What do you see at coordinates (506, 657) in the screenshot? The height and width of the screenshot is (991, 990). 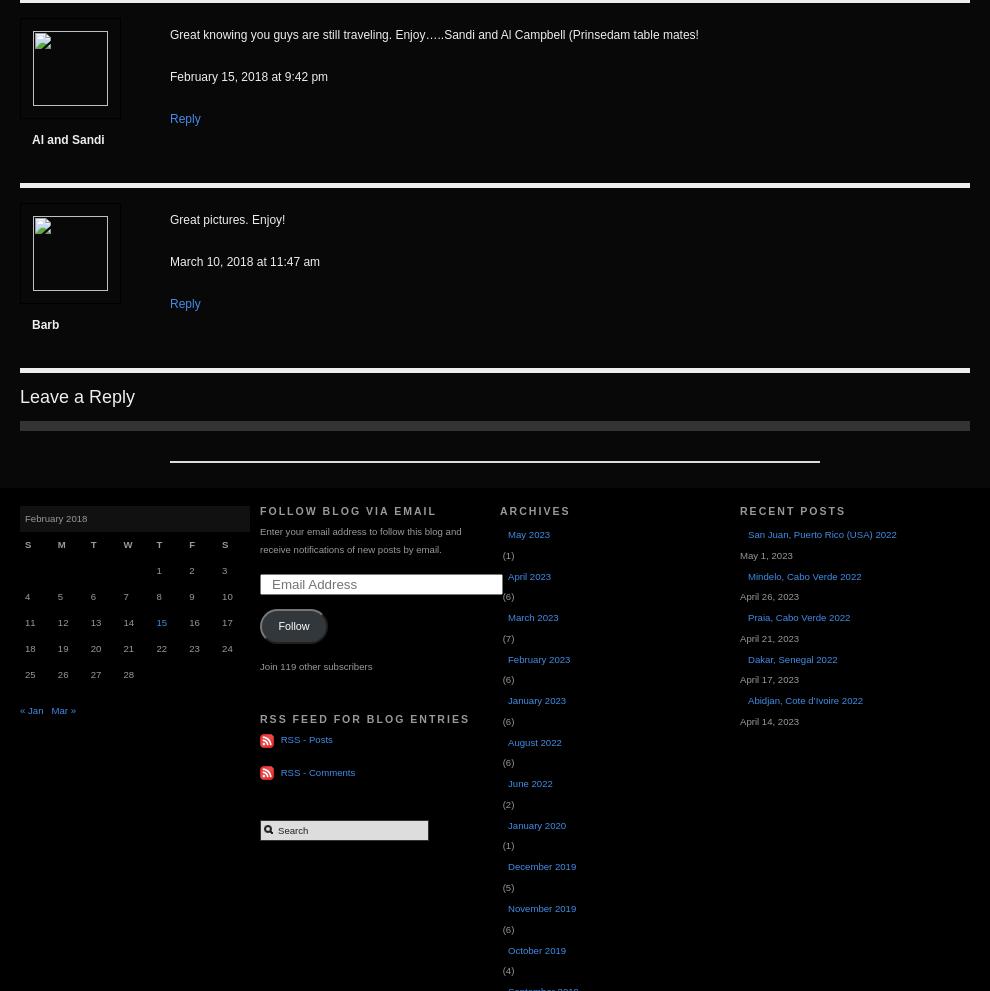 I see `'February 2023'` at bounding box center [506, 657].